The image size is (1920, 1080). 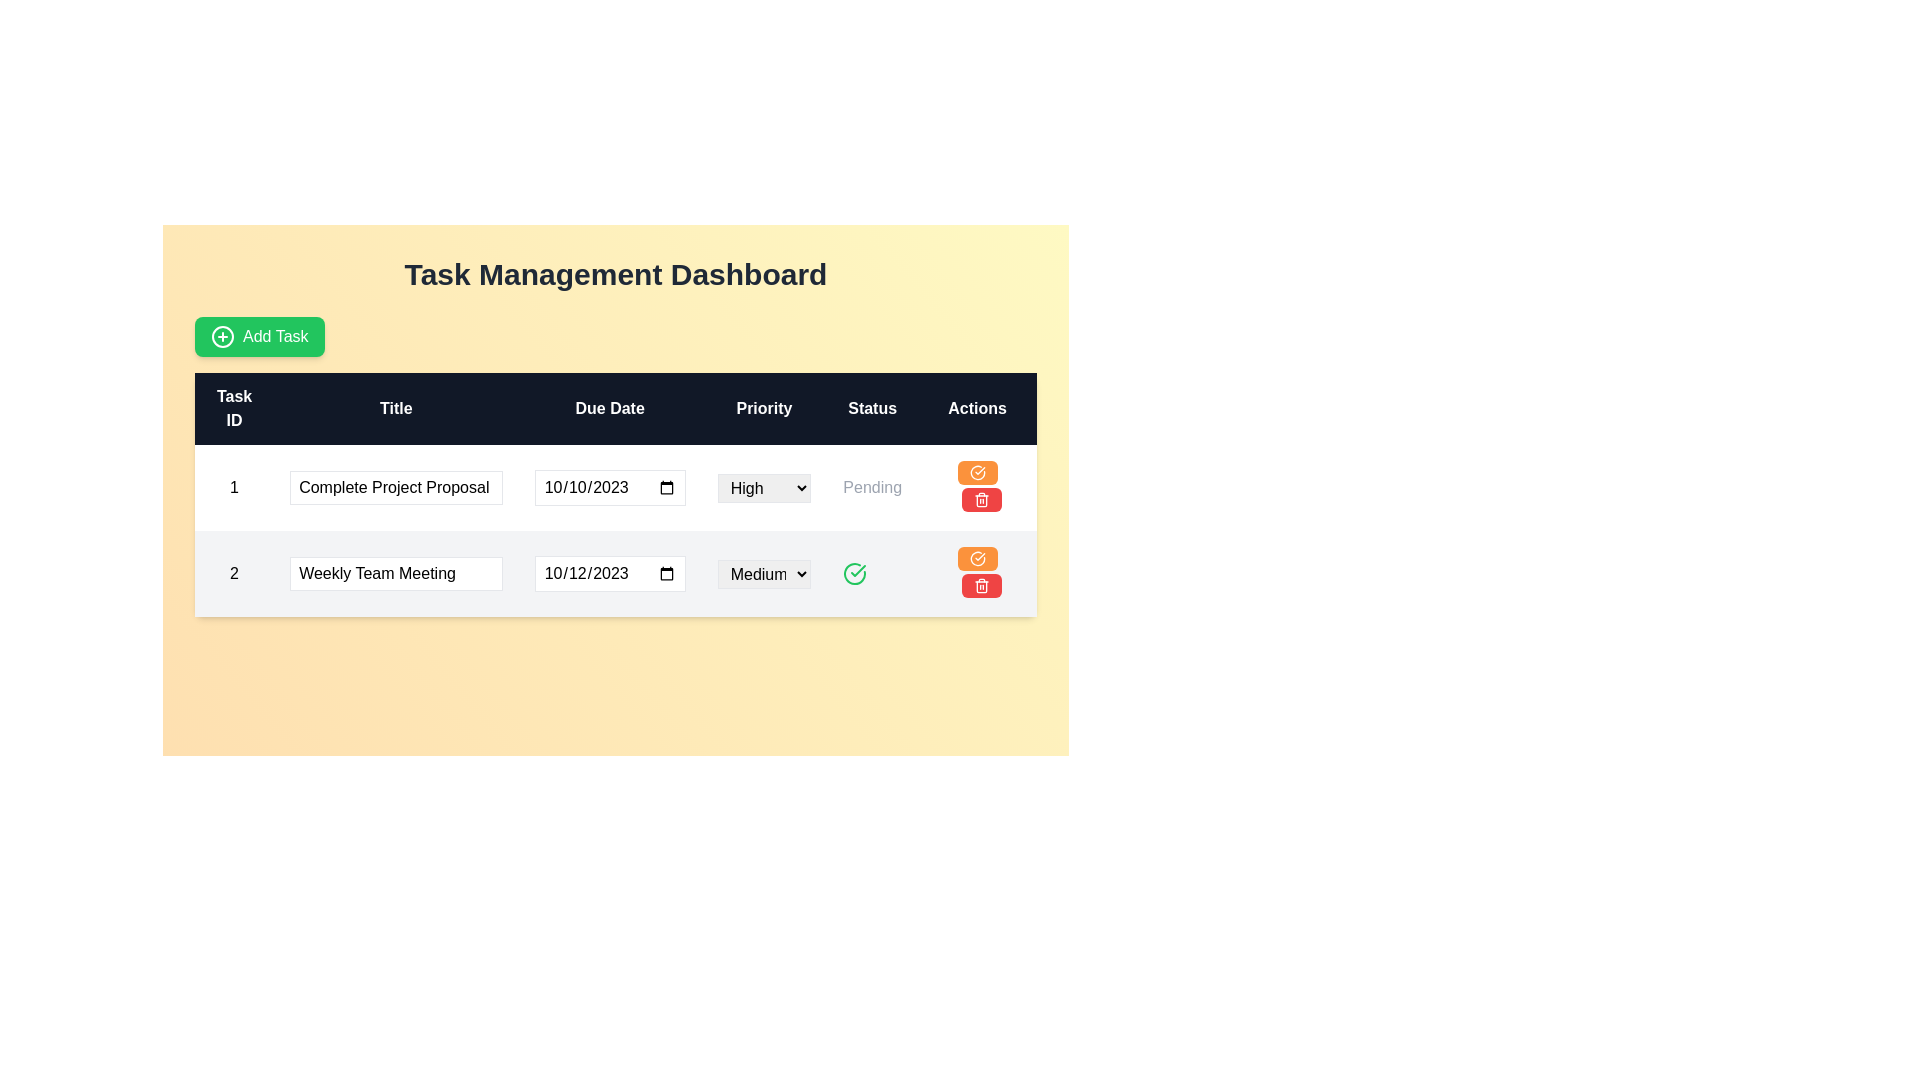 I want to click on the text label displaying the number '1' in the first column of the table row labeled 'Task ID', so click(x=234, y=488).